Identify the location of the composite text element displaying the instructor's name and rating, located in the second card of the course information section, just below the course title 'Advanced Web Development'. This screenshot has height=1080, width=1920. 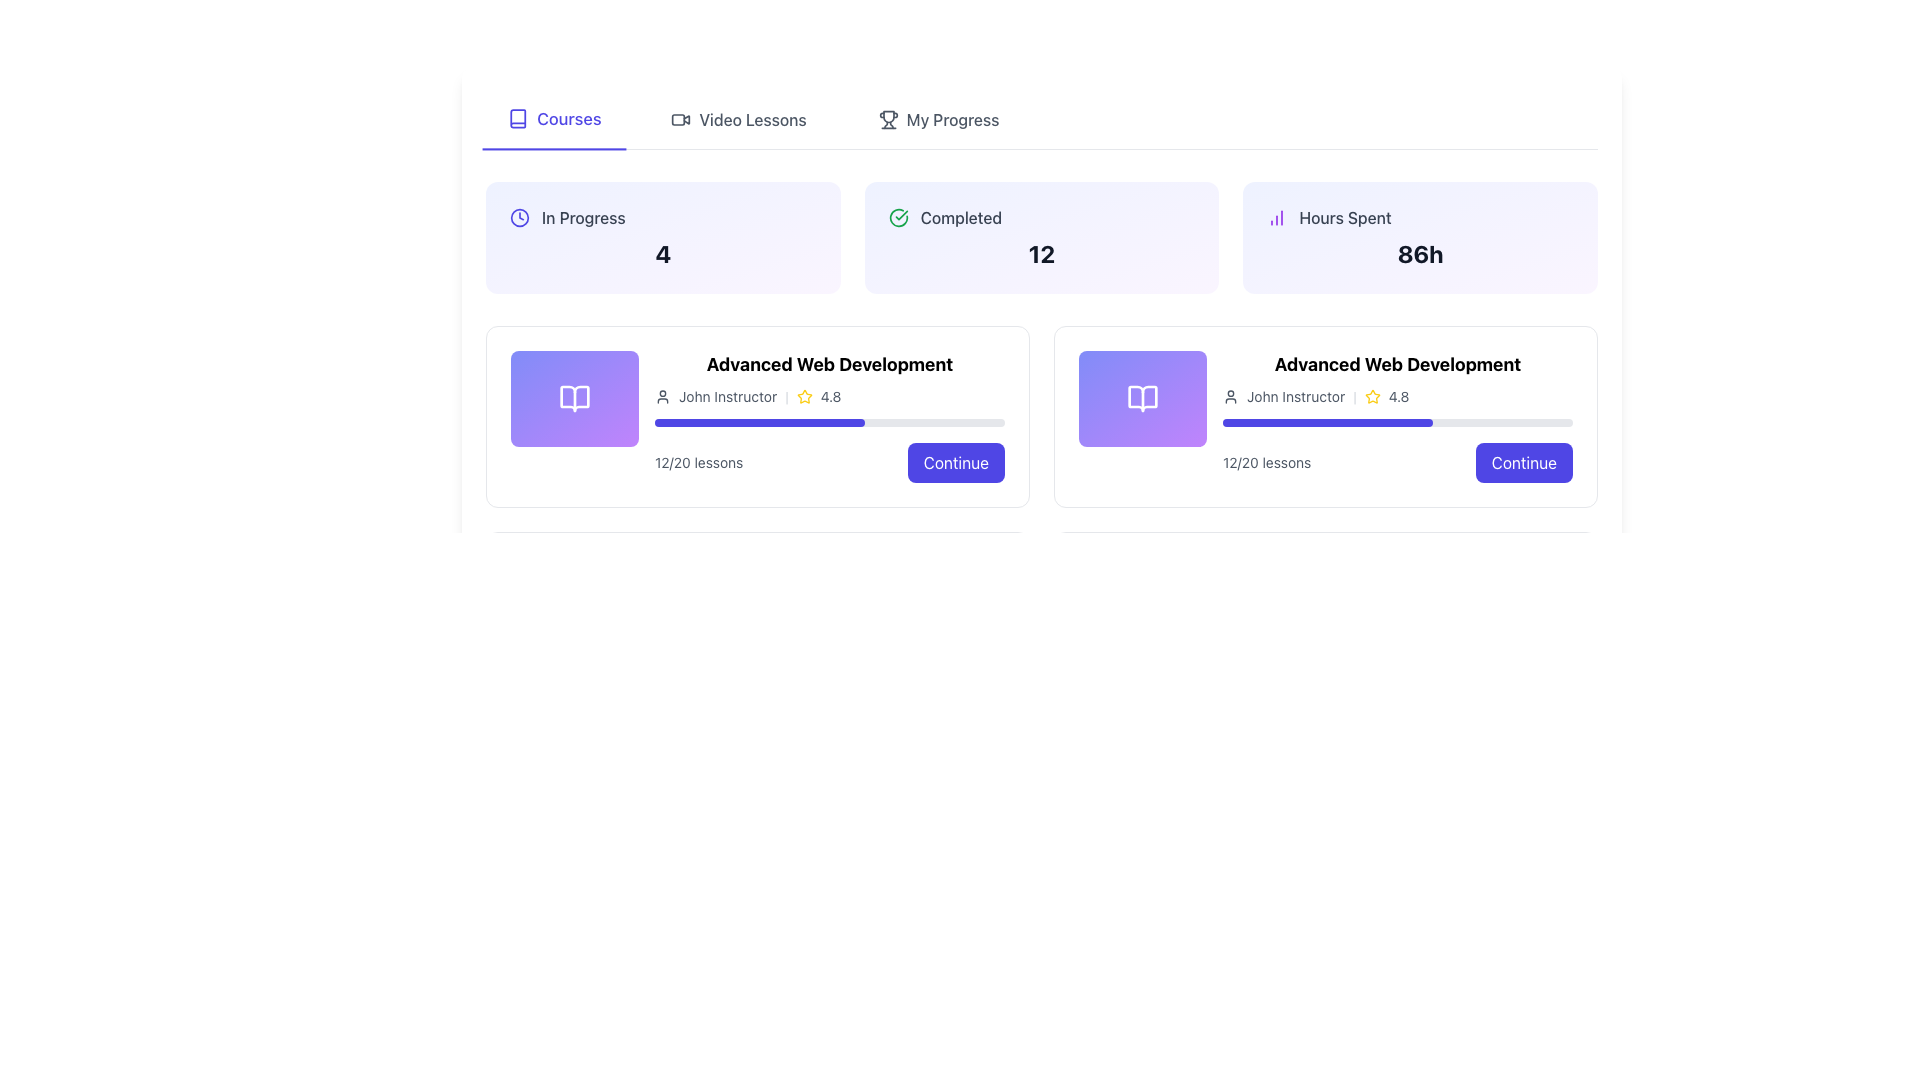
(1396, 397).